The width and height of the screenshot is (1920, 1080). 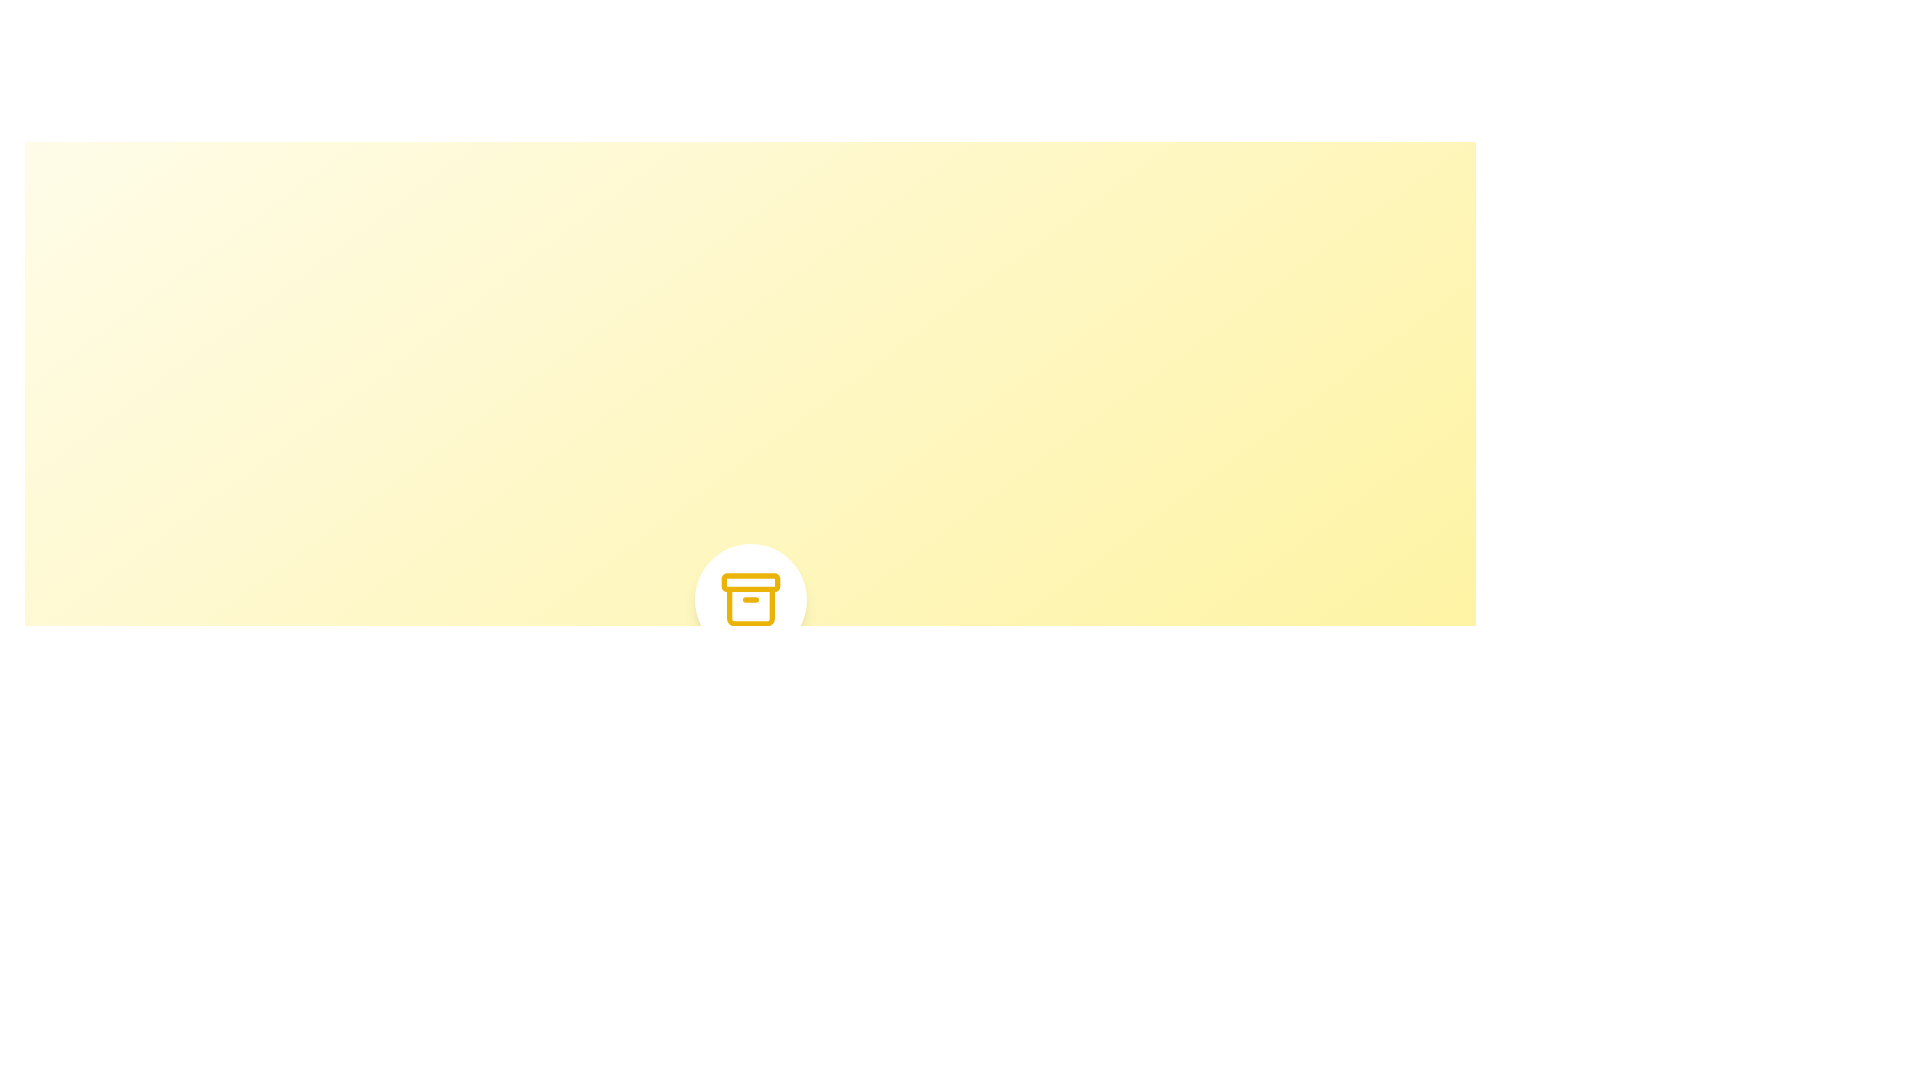 What do you see at coordinates (749, 582) in the screenshot?
I see `topmost rectangular segment of the archive icon component, which is a narrow bar-like graphical illustration with rounded corners, using the developer tools` at bounding box center [749, 582].